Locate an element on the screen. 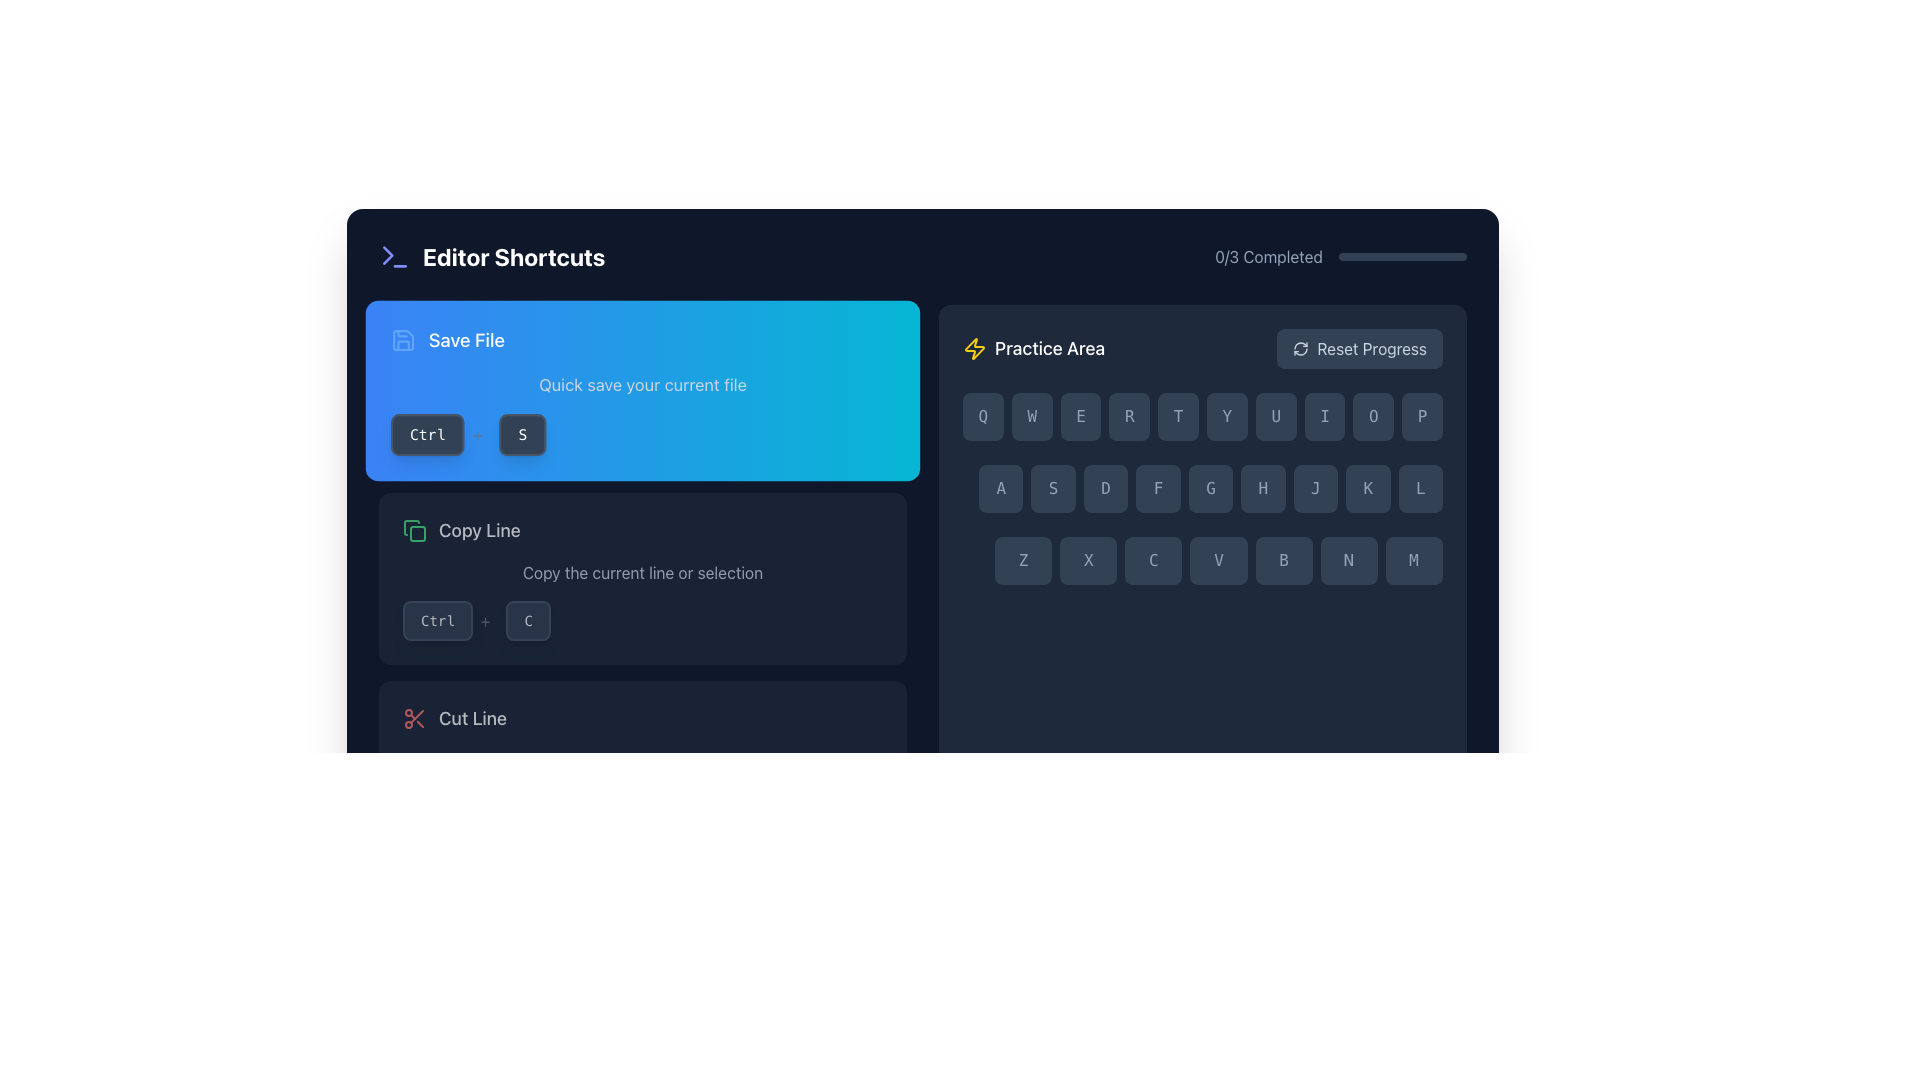 Image resolution: width=1920 pixels, height=1080 pixels. the keyboard key labeled 'I', which is styled with a grey rounded rectangular background and light grey text, located in the top right section of the keyboard interface under the 'Practice Area' is located at coordinates (1324, 415).